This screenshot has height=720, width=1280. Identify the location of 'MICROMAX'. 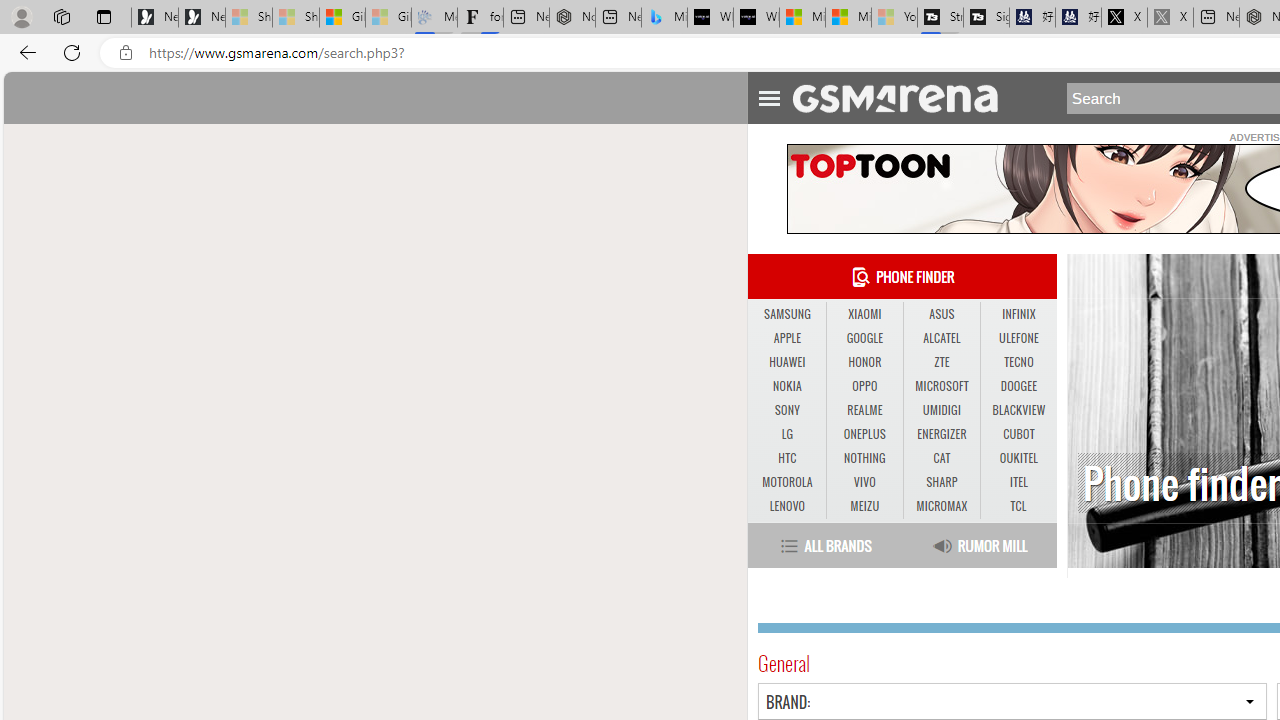
(941, 505).